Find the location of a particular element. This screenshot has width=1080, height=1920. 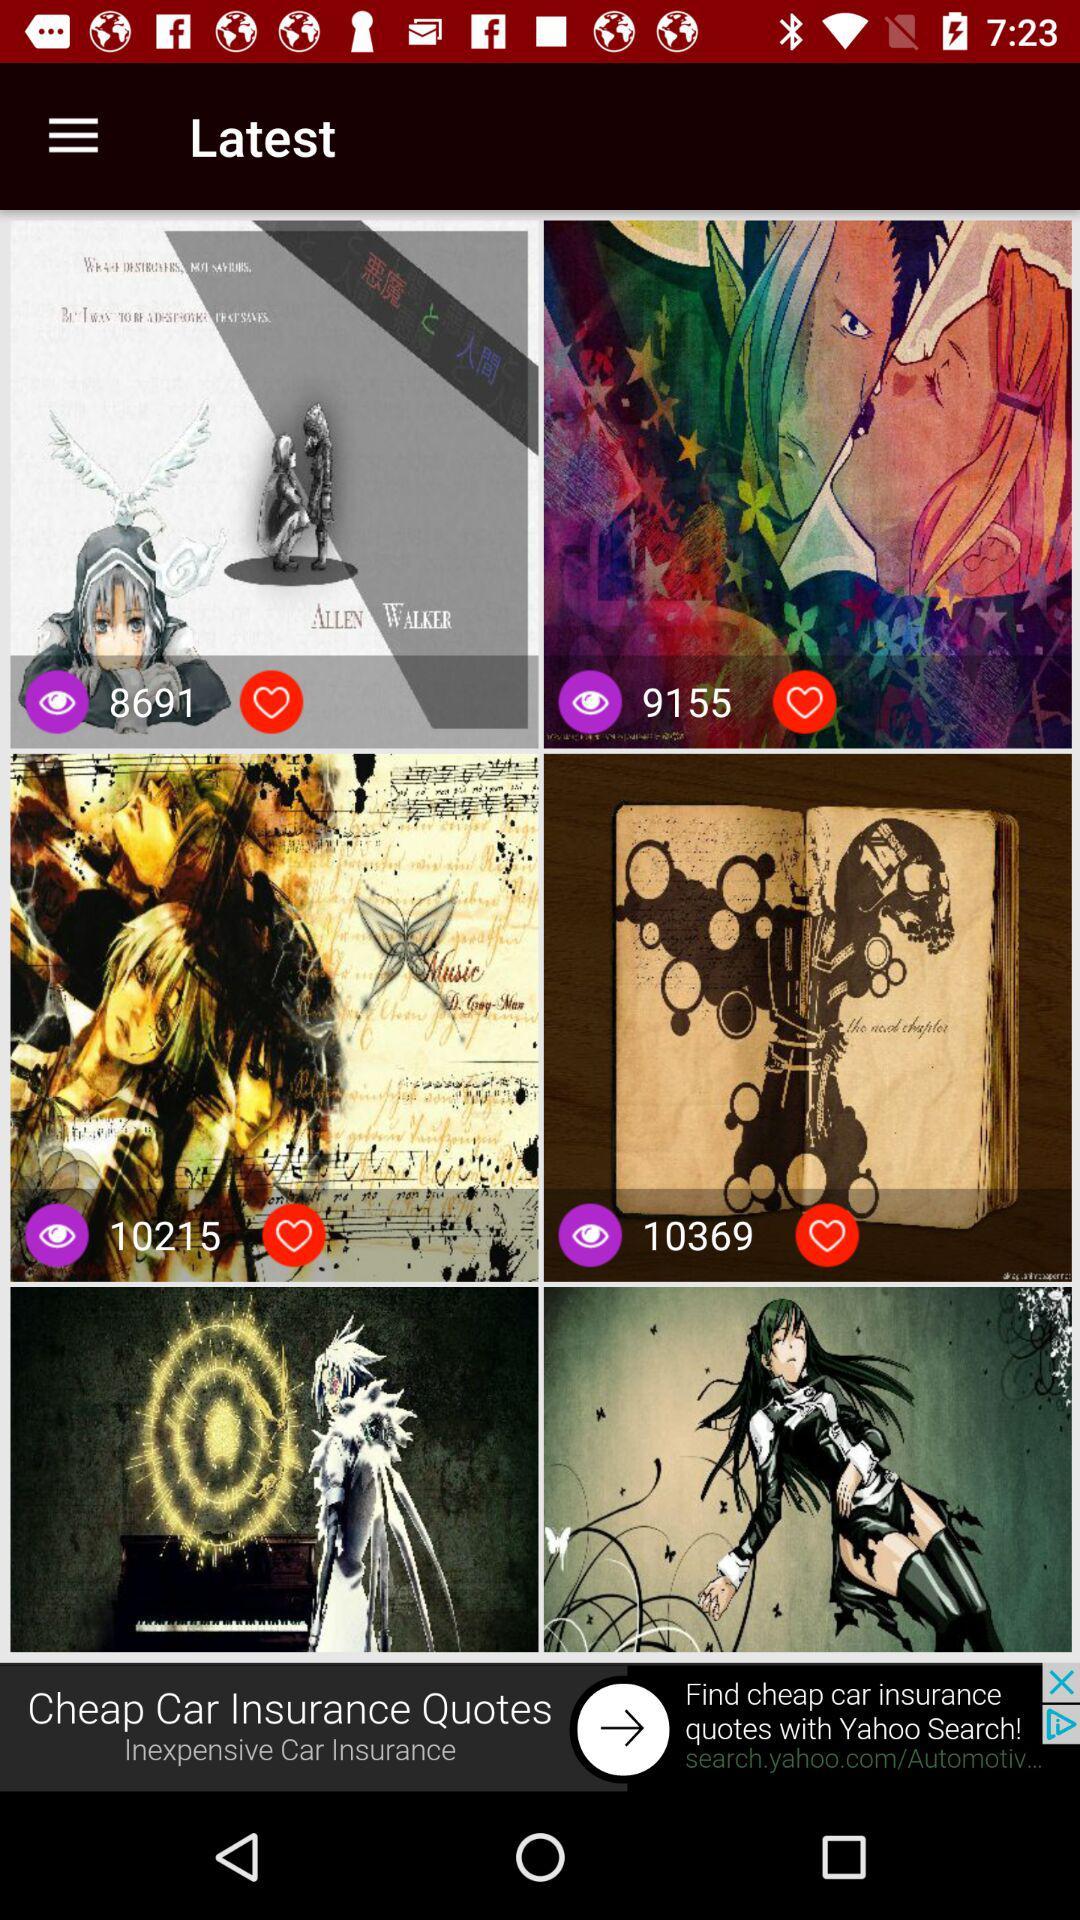

the icon left to the text 8691 is located at coordinates (56, 701).